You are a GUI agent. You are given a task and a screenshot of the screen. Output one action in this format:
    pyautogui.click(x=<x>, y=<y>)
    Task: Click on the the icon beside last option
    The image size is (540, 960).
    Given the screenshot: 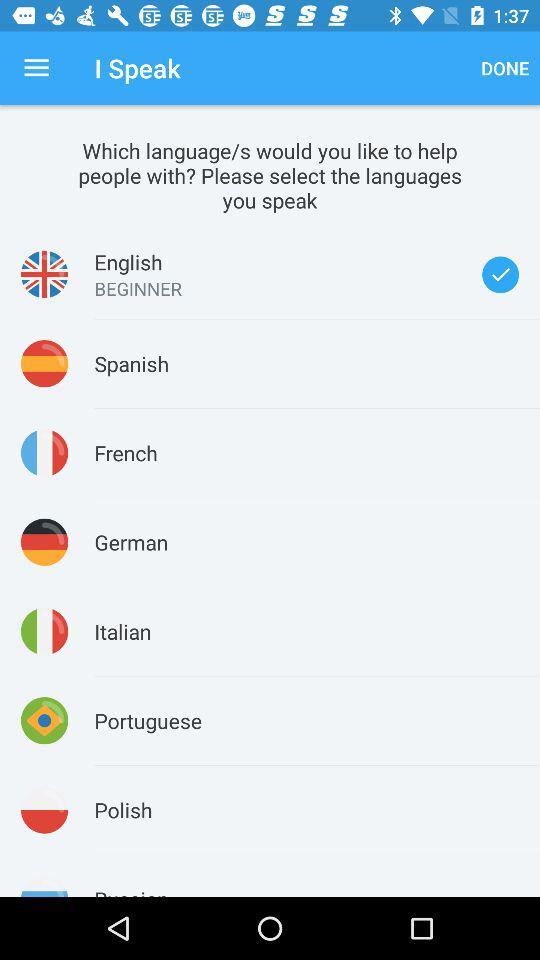 What is the action you would take?
    pyautogui.click(x=44, y=885)
    